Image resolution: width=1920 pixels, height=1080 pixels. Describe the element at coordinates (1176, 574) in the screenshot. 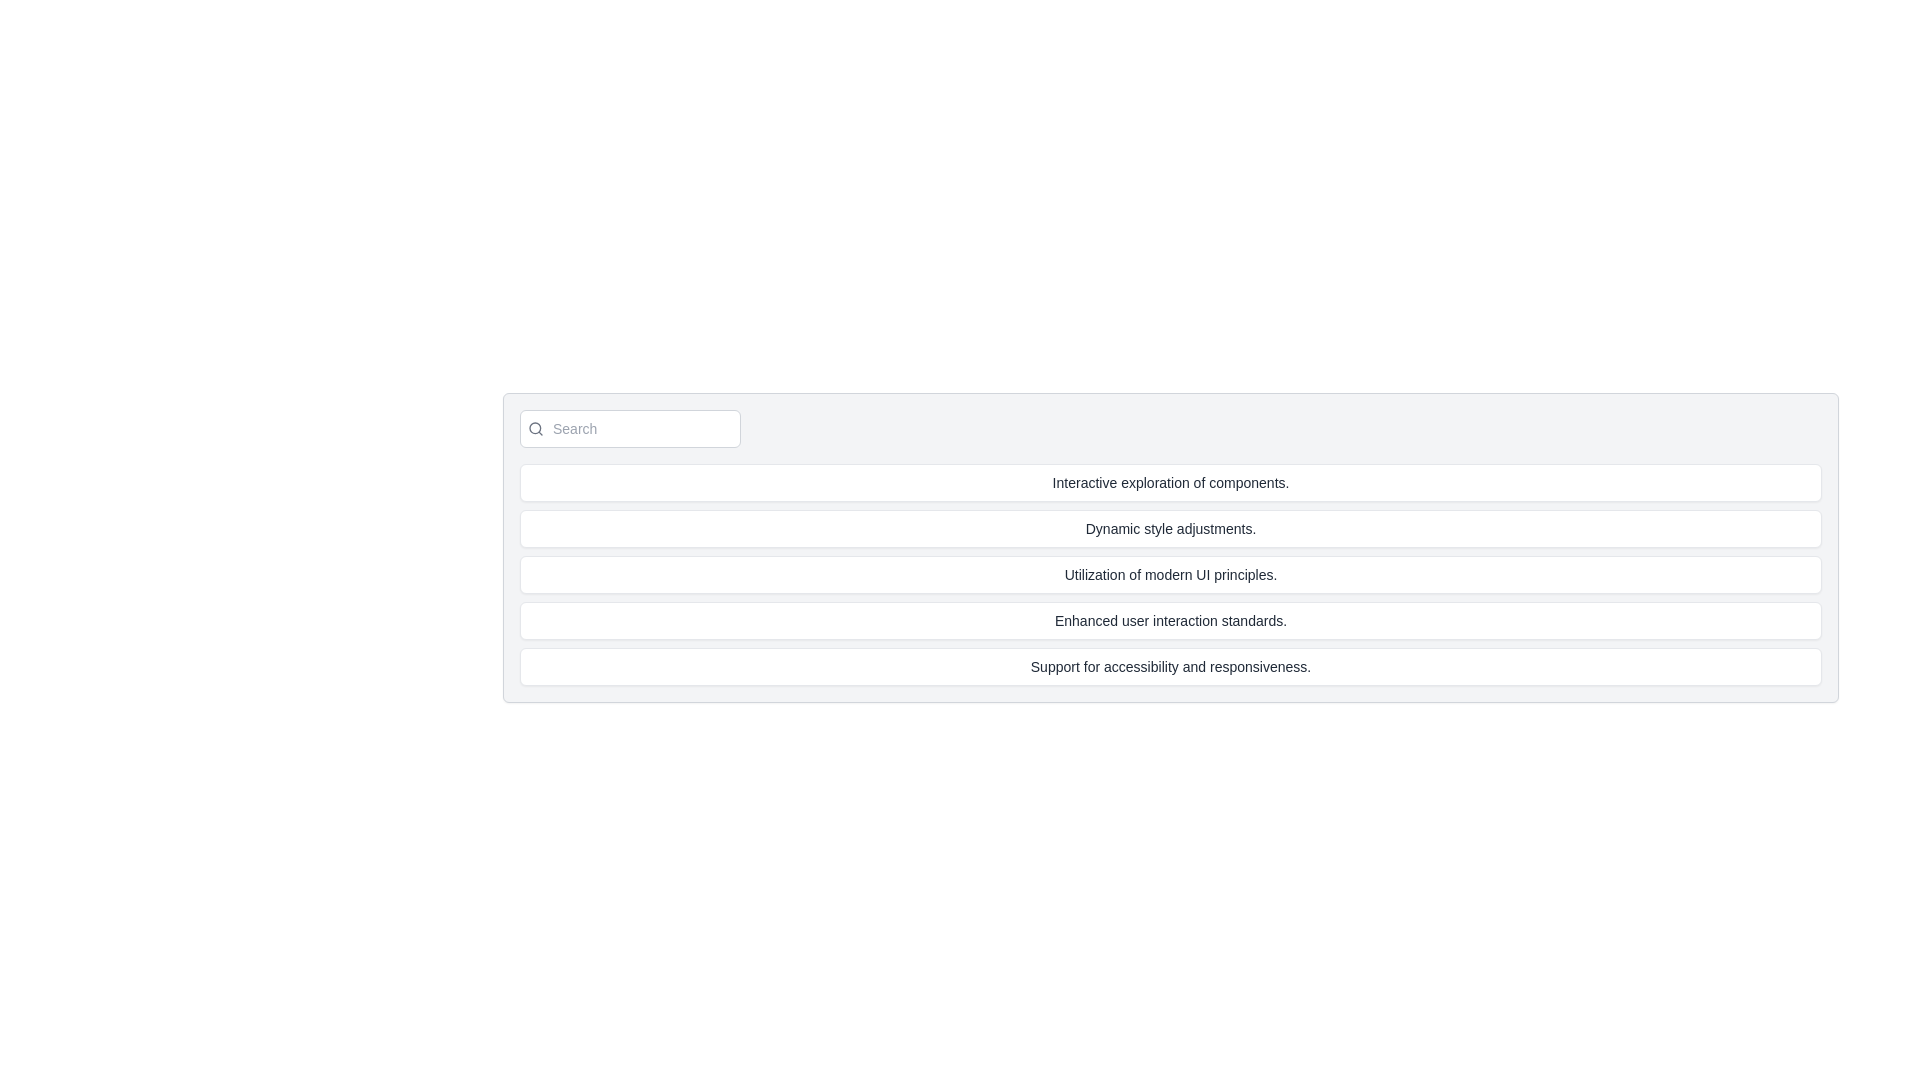

I see `the last character of the word 'modern' in the text 'Utilization of modern UI principles.'` at that location.